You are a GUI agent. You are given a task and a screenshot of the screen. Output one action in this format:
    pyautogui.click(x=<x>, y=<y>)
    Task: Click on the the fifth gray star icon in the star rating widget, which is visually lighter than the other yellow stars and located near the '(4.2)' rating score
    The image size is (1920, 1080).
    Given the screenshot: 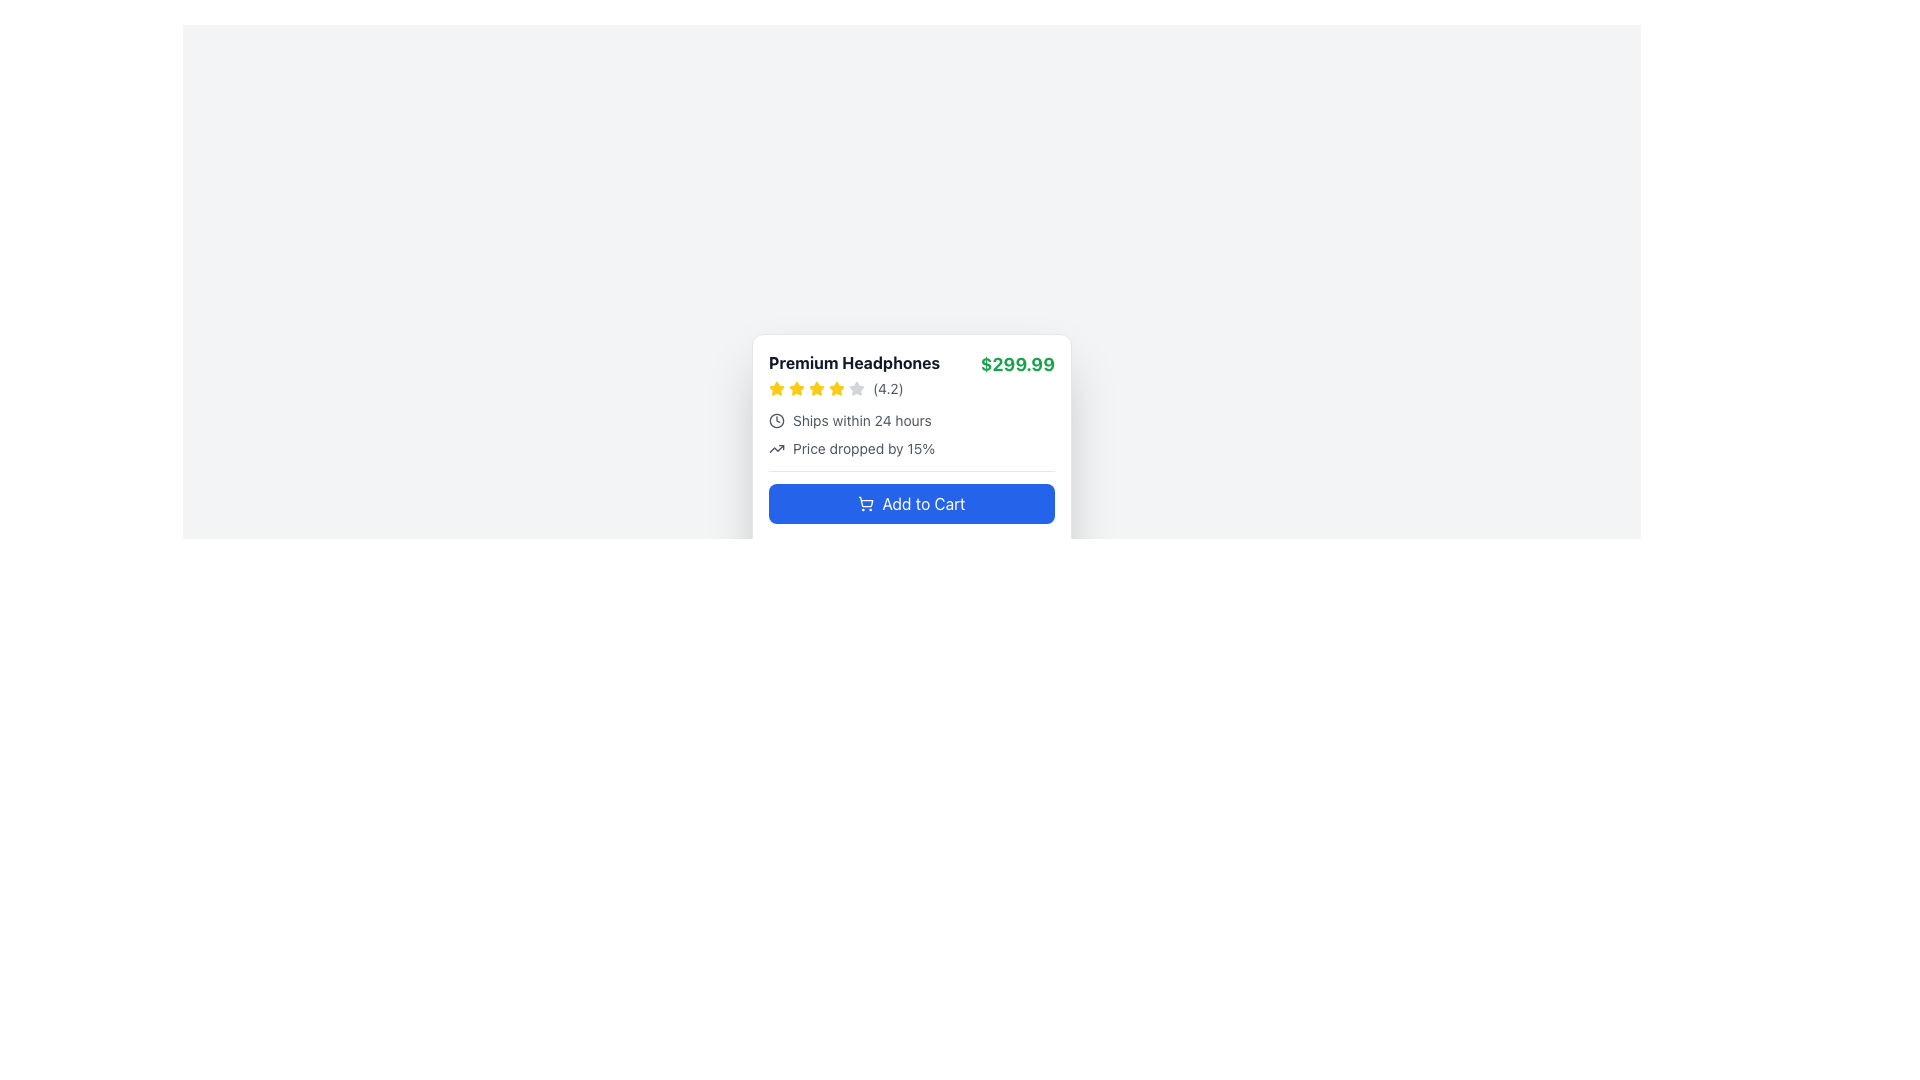 What is the action you would take?
    pyautogui.click(x=856, y=389)
    